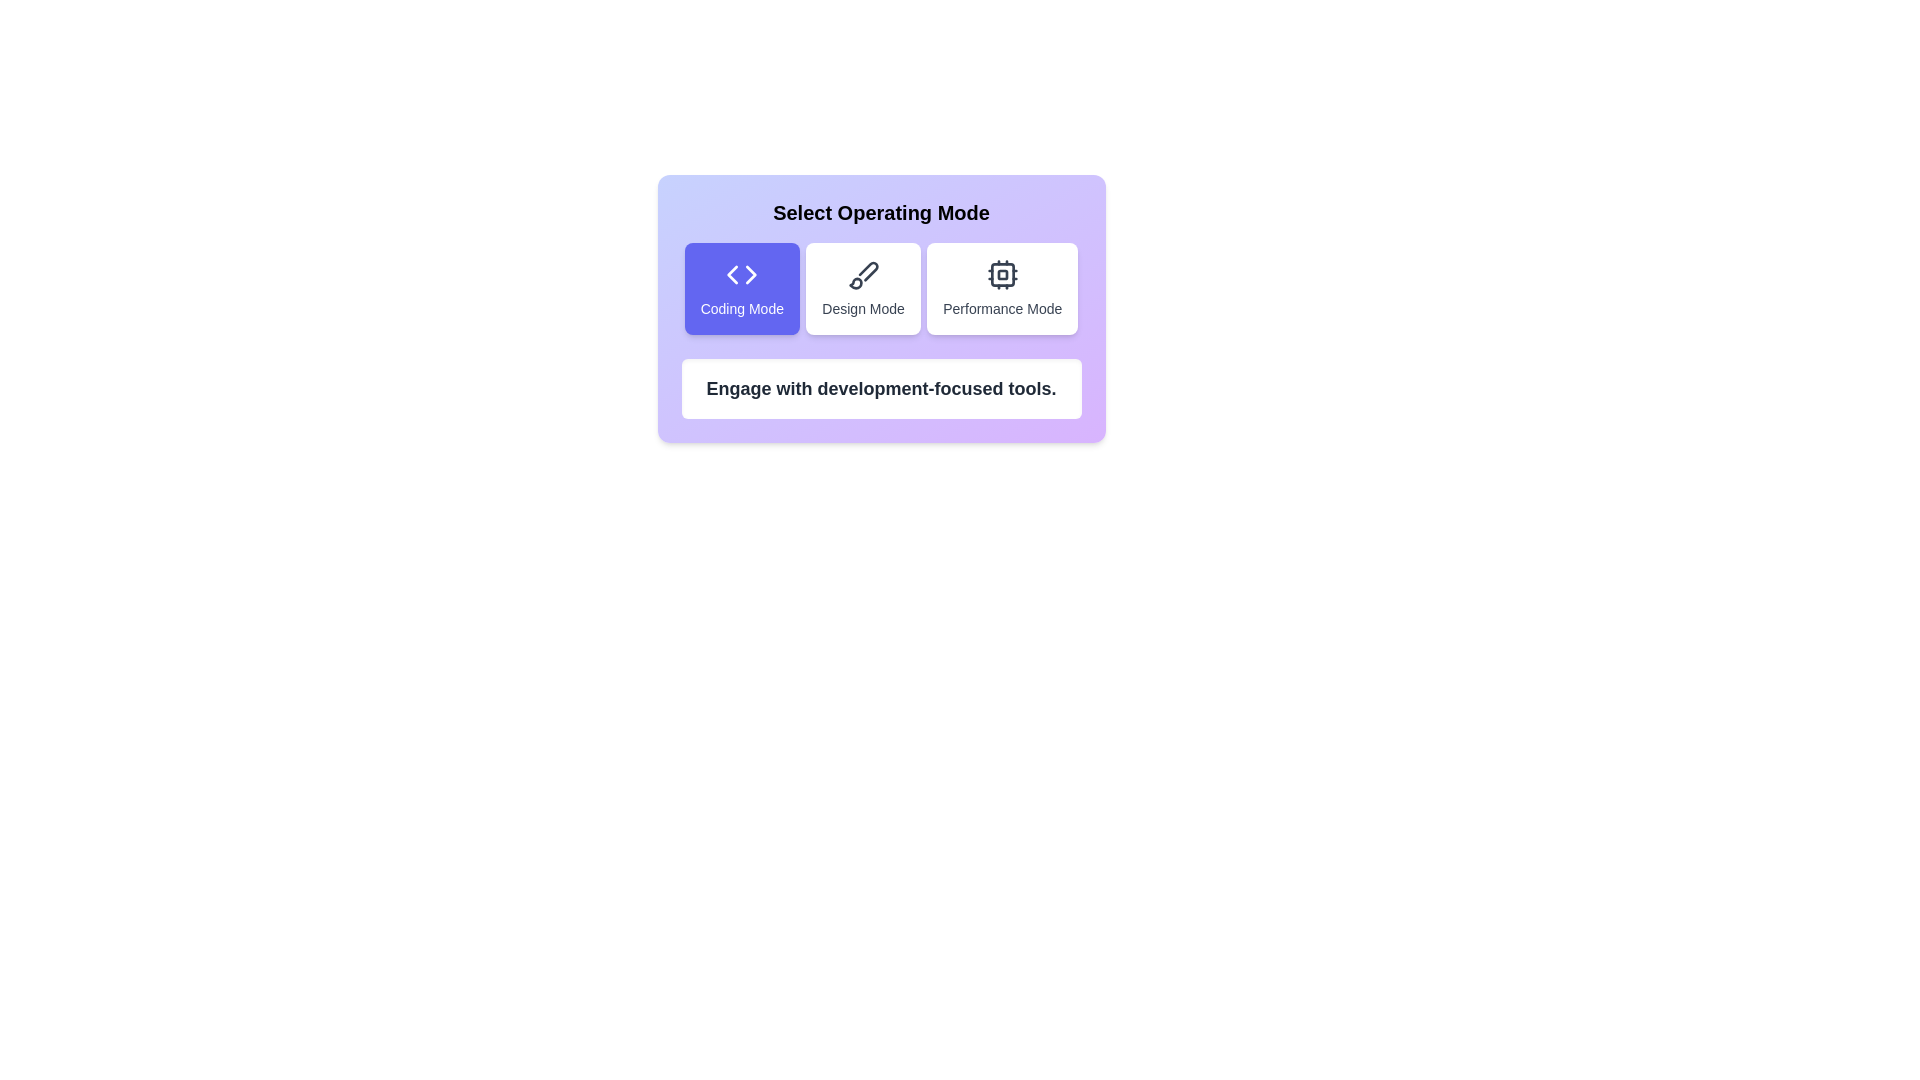 This screenshot has height=1080, width=1920. Describe the element at coordinates (863, 289) in the screenshot. I see `the mode by clicking on the corresponding button. The parameter Design Mode determines the mode to select` at that location.